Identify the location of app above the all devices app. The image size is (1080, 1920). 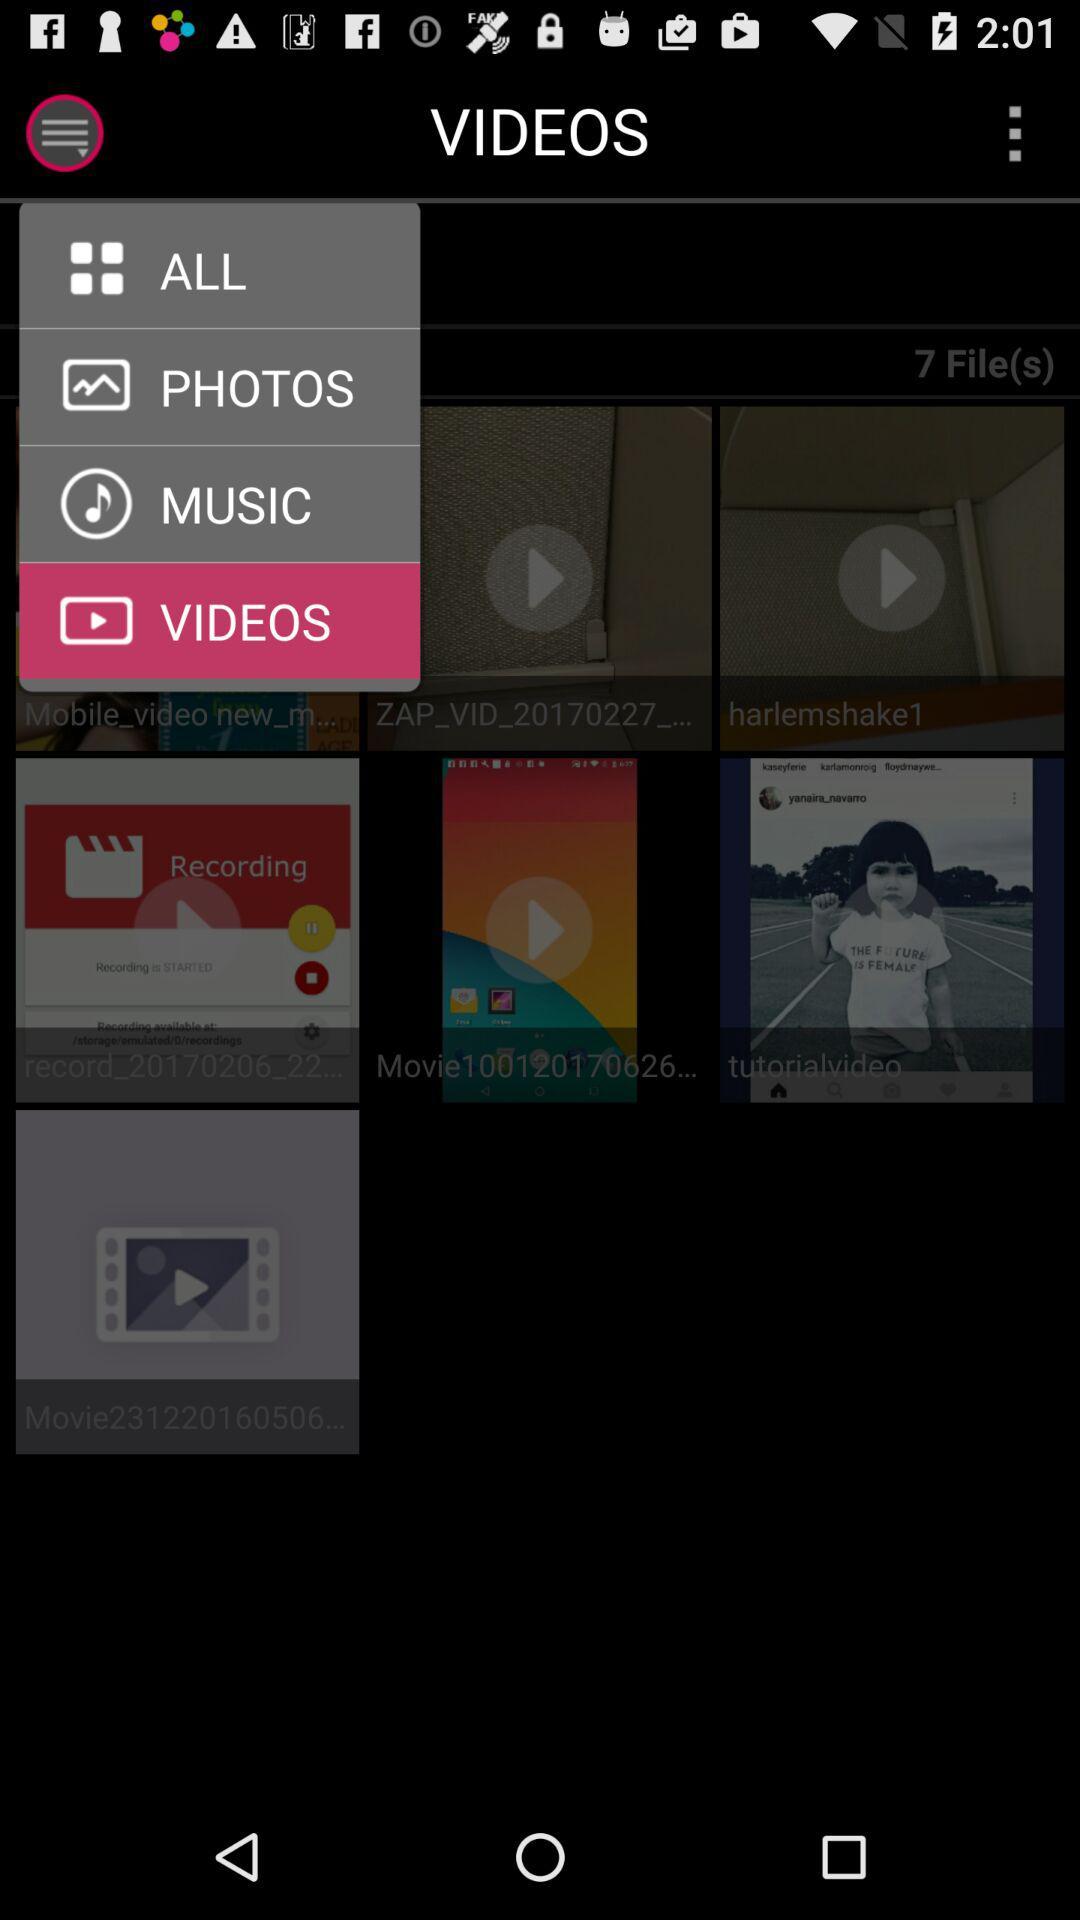
(231, 265).